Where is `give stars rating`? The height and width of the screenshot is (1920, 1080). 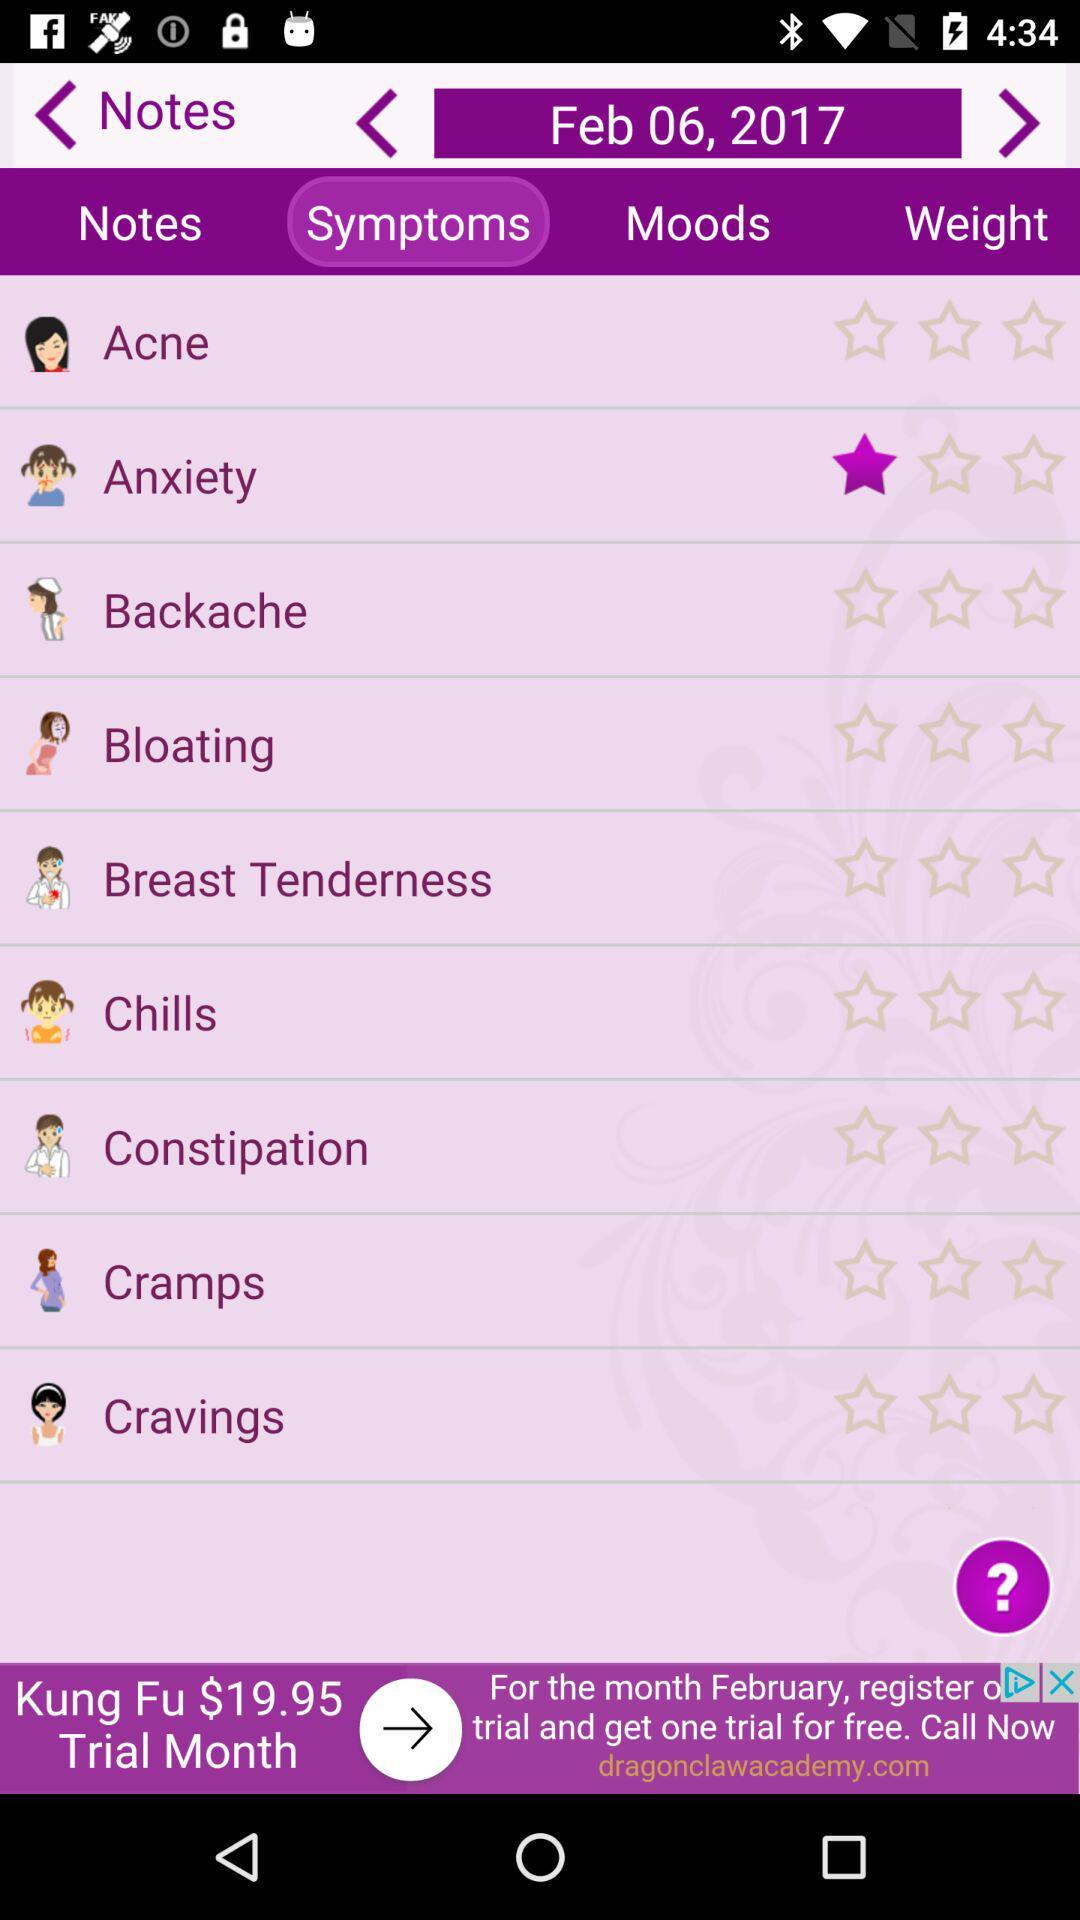
give stars rating is located at coordinates (947, 742).